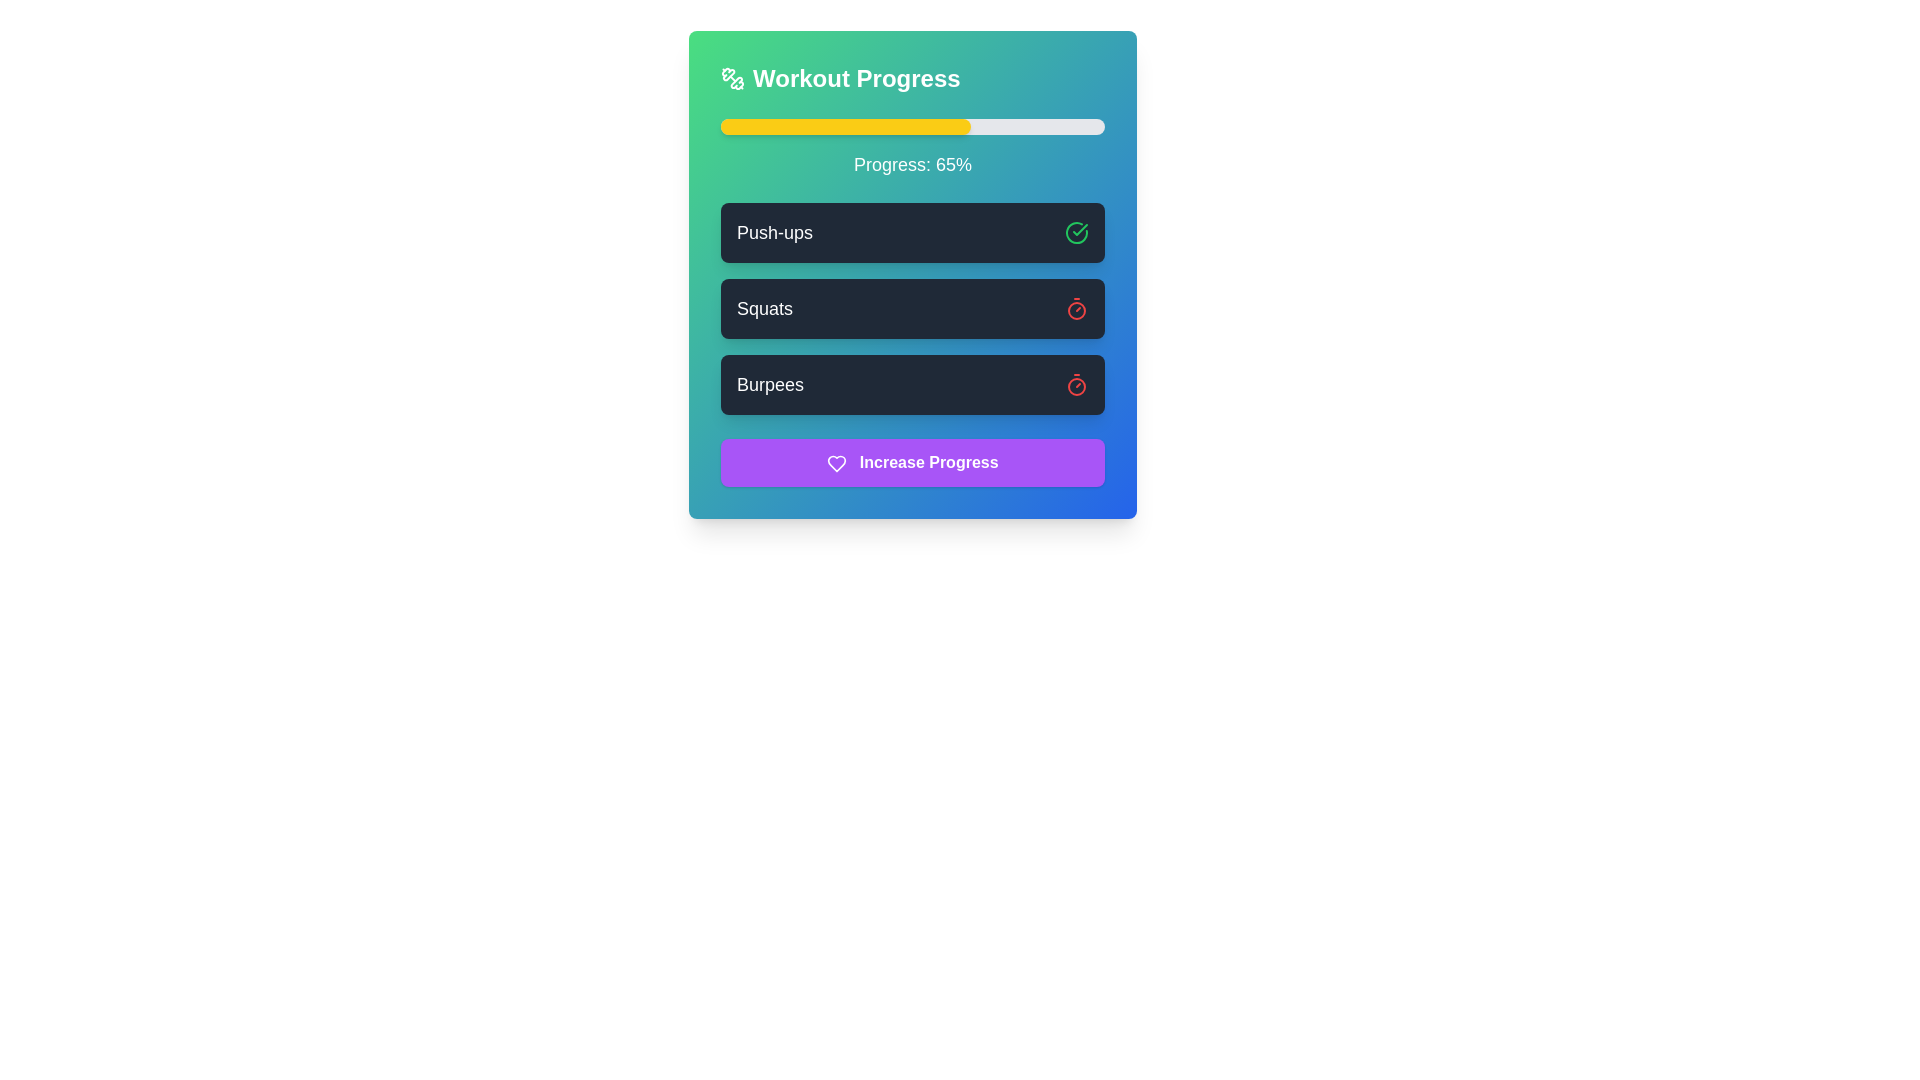  I want to click on text label that serves as the title of the exercise card, positioned at the top left of the card, before the green check icon, so click(774, 231).